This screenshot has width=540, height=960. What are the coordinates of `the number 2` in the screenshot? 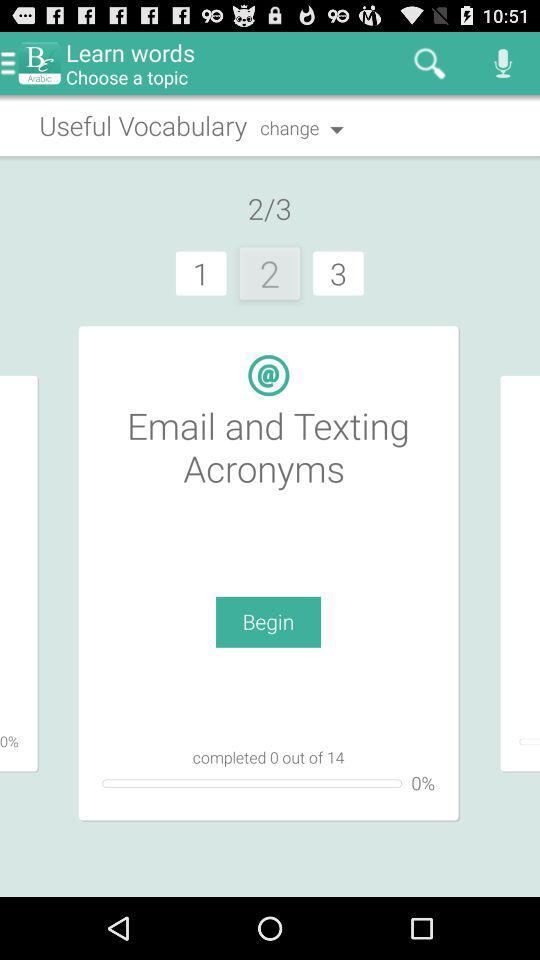 It's located at (270, 272).